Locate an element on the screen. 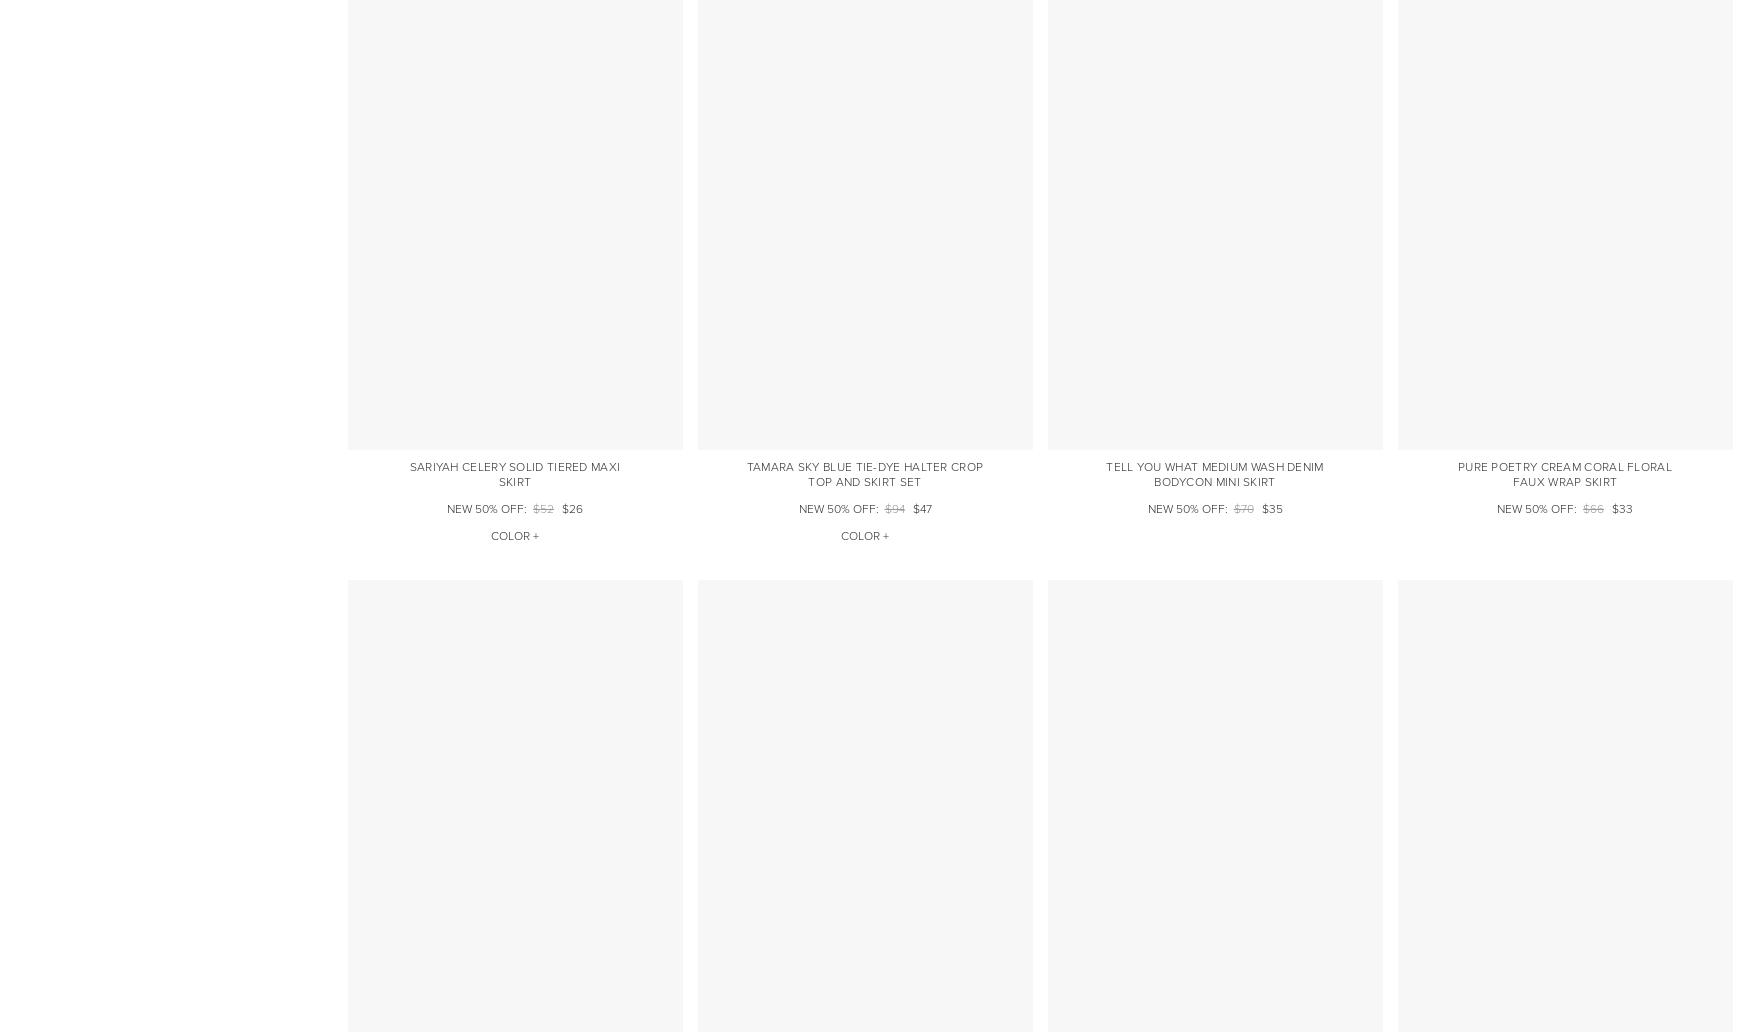 The width and height of the screenshot is (1750, 1032). 'Pure Poetry Cream Coral Floral Faux Wrap Skirt' is located at coordinates (1457, 472).